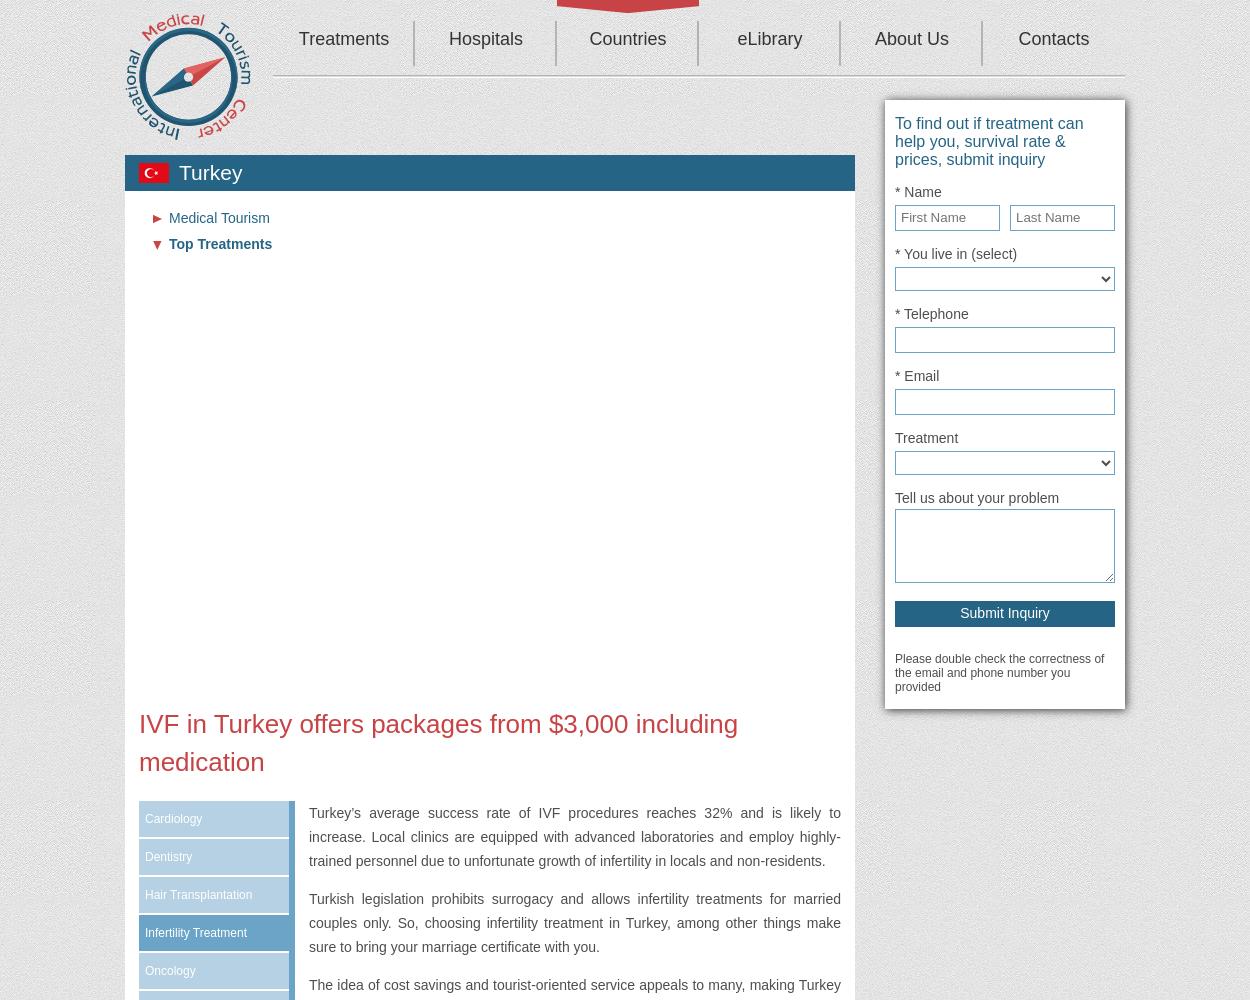 The width and height of the screenshot is (1250, 1000). Describe the element at coordinates (195, 933) in the screenshot. I see `'Infertility Treatment'` at that location.